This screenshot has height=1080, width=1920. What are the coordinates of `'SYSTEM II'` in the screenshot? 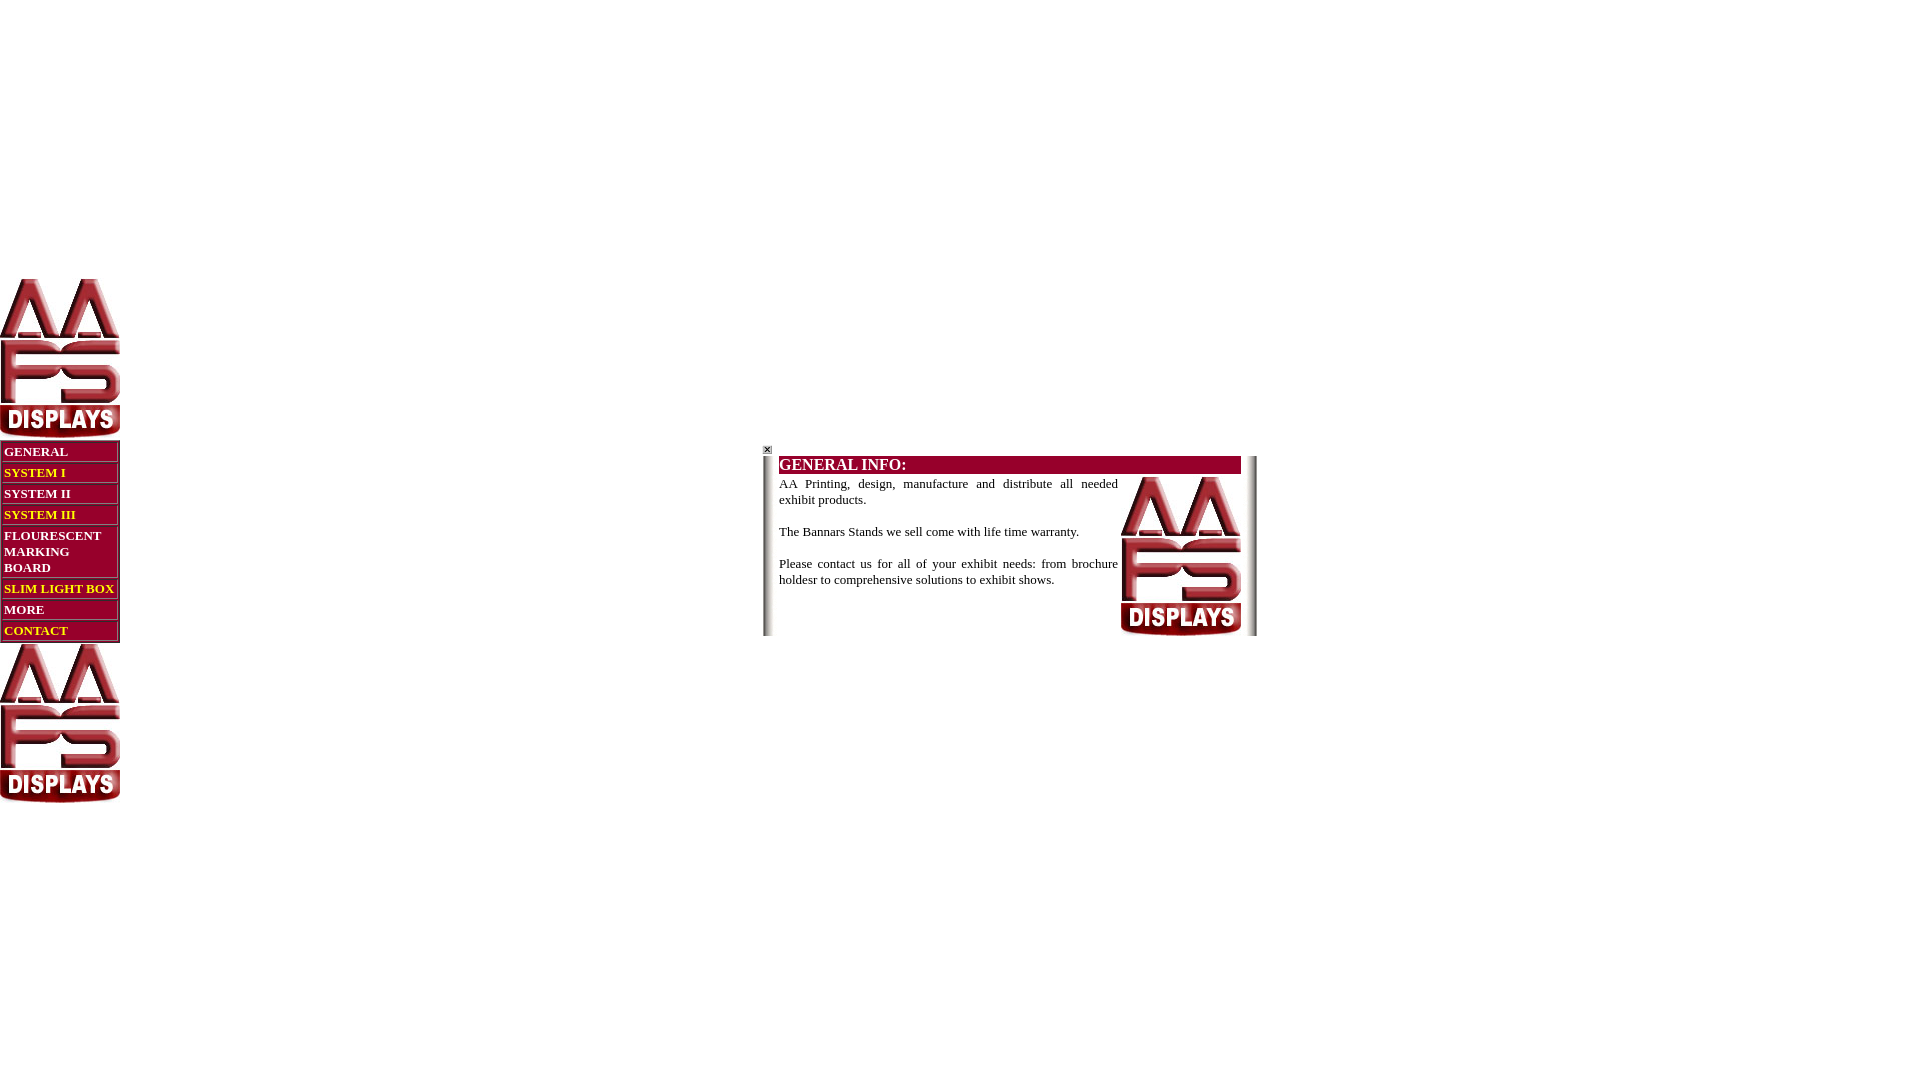 It's located at (37, 492).